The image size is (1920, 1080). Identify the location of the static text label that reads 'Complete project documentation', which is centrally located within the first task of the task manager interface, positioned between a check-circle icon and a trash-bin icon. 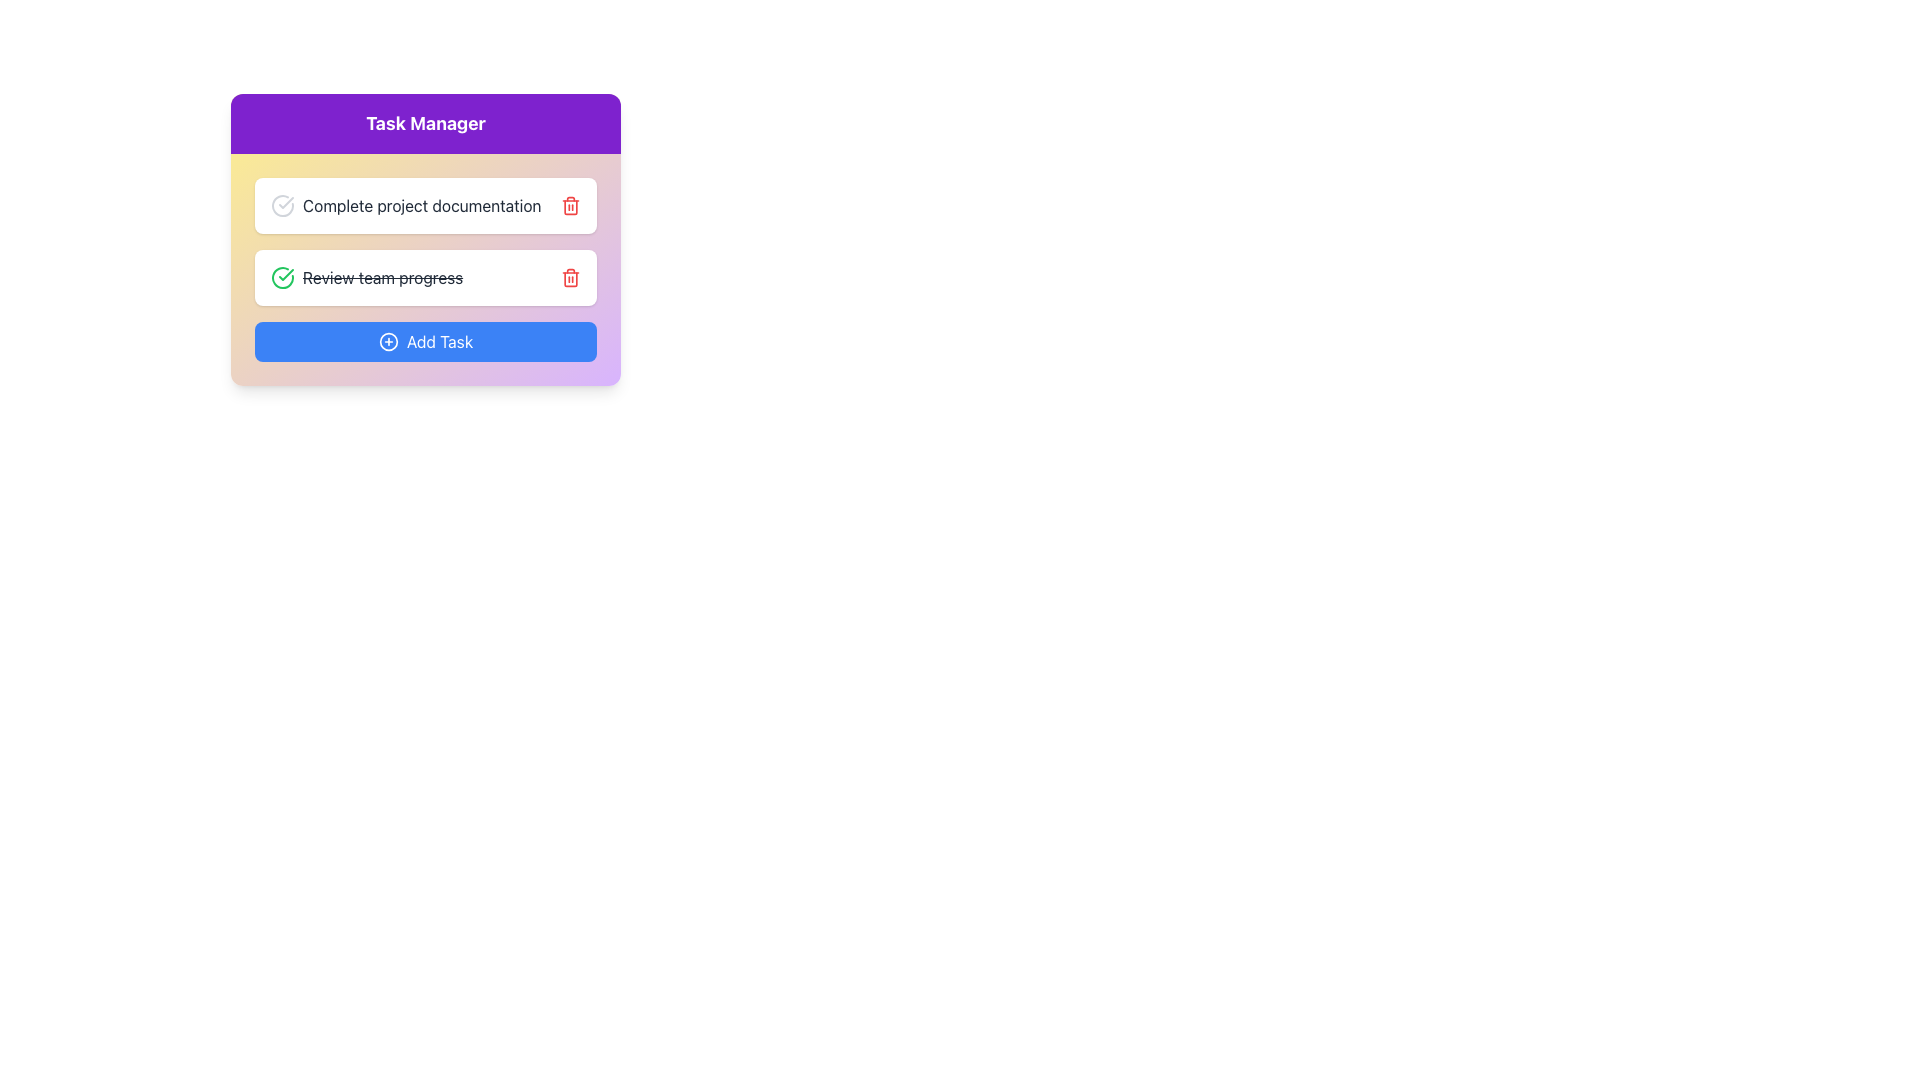
(421, 205).